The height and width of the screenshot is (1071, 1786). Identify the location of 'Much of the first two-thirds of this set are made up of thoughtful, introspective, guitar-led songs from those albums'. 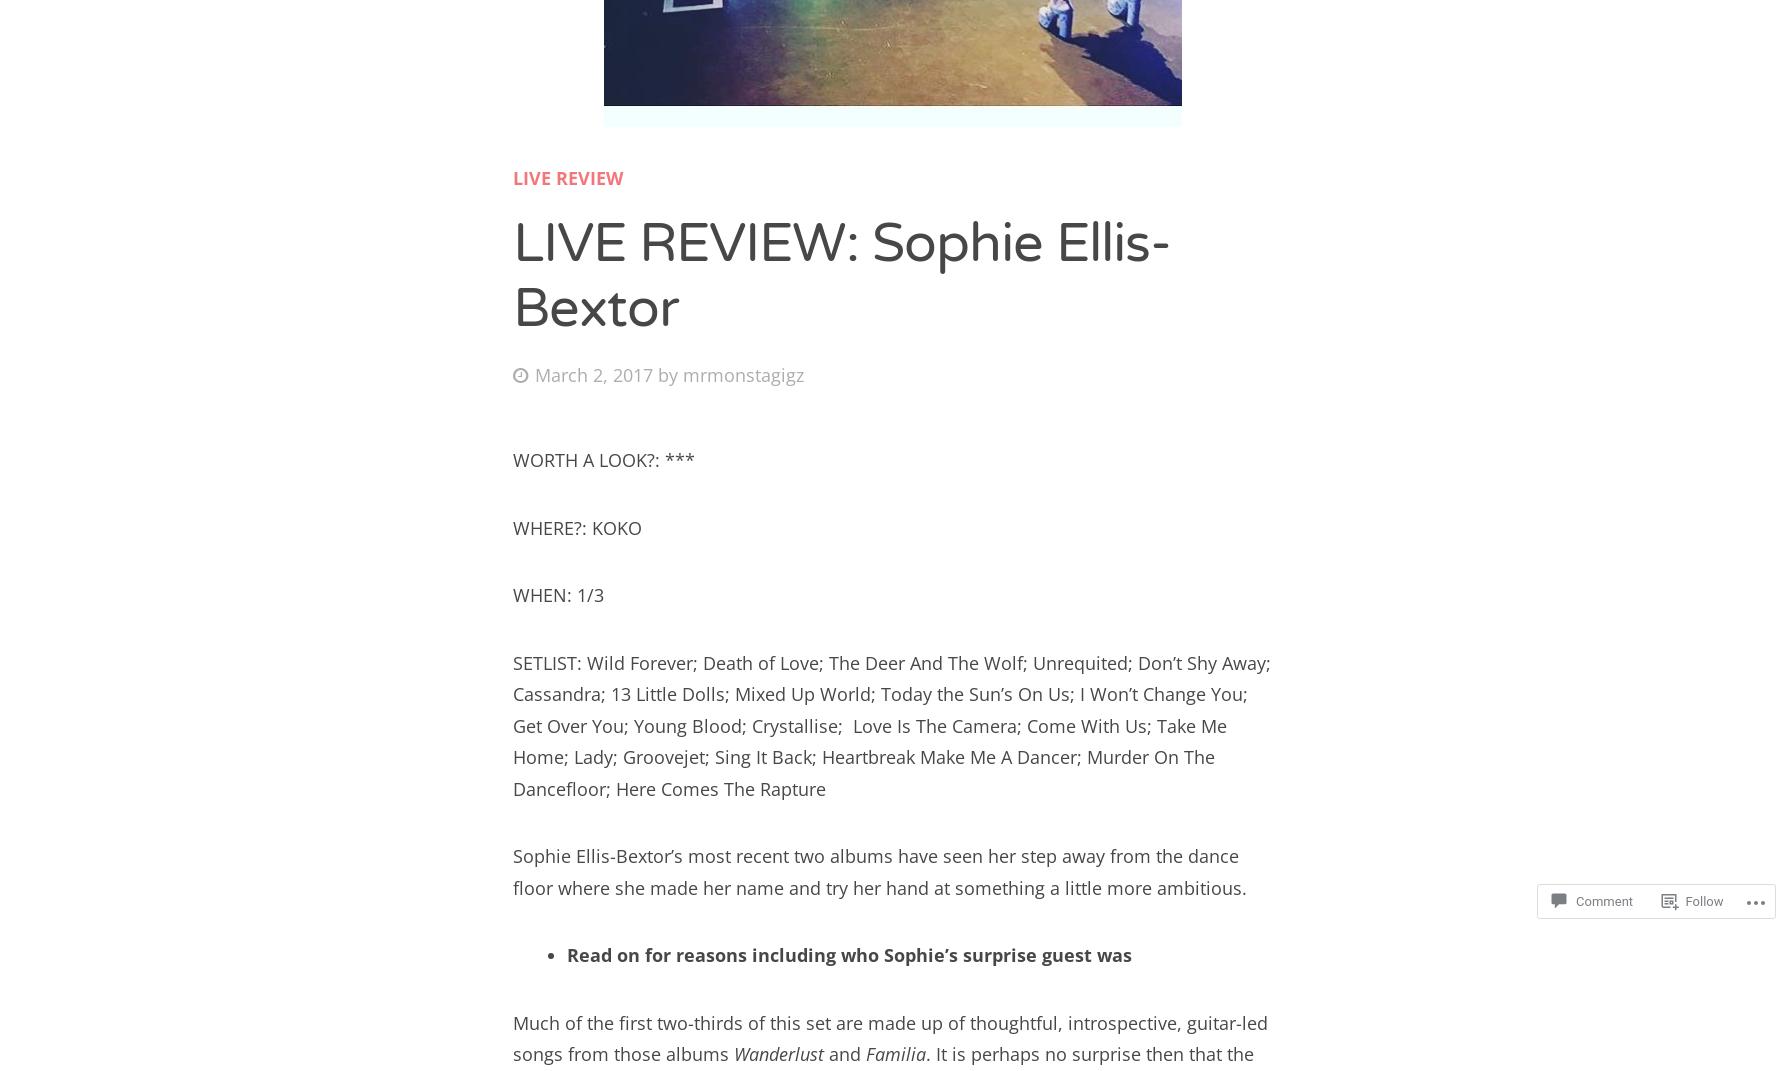
(511, 1038).